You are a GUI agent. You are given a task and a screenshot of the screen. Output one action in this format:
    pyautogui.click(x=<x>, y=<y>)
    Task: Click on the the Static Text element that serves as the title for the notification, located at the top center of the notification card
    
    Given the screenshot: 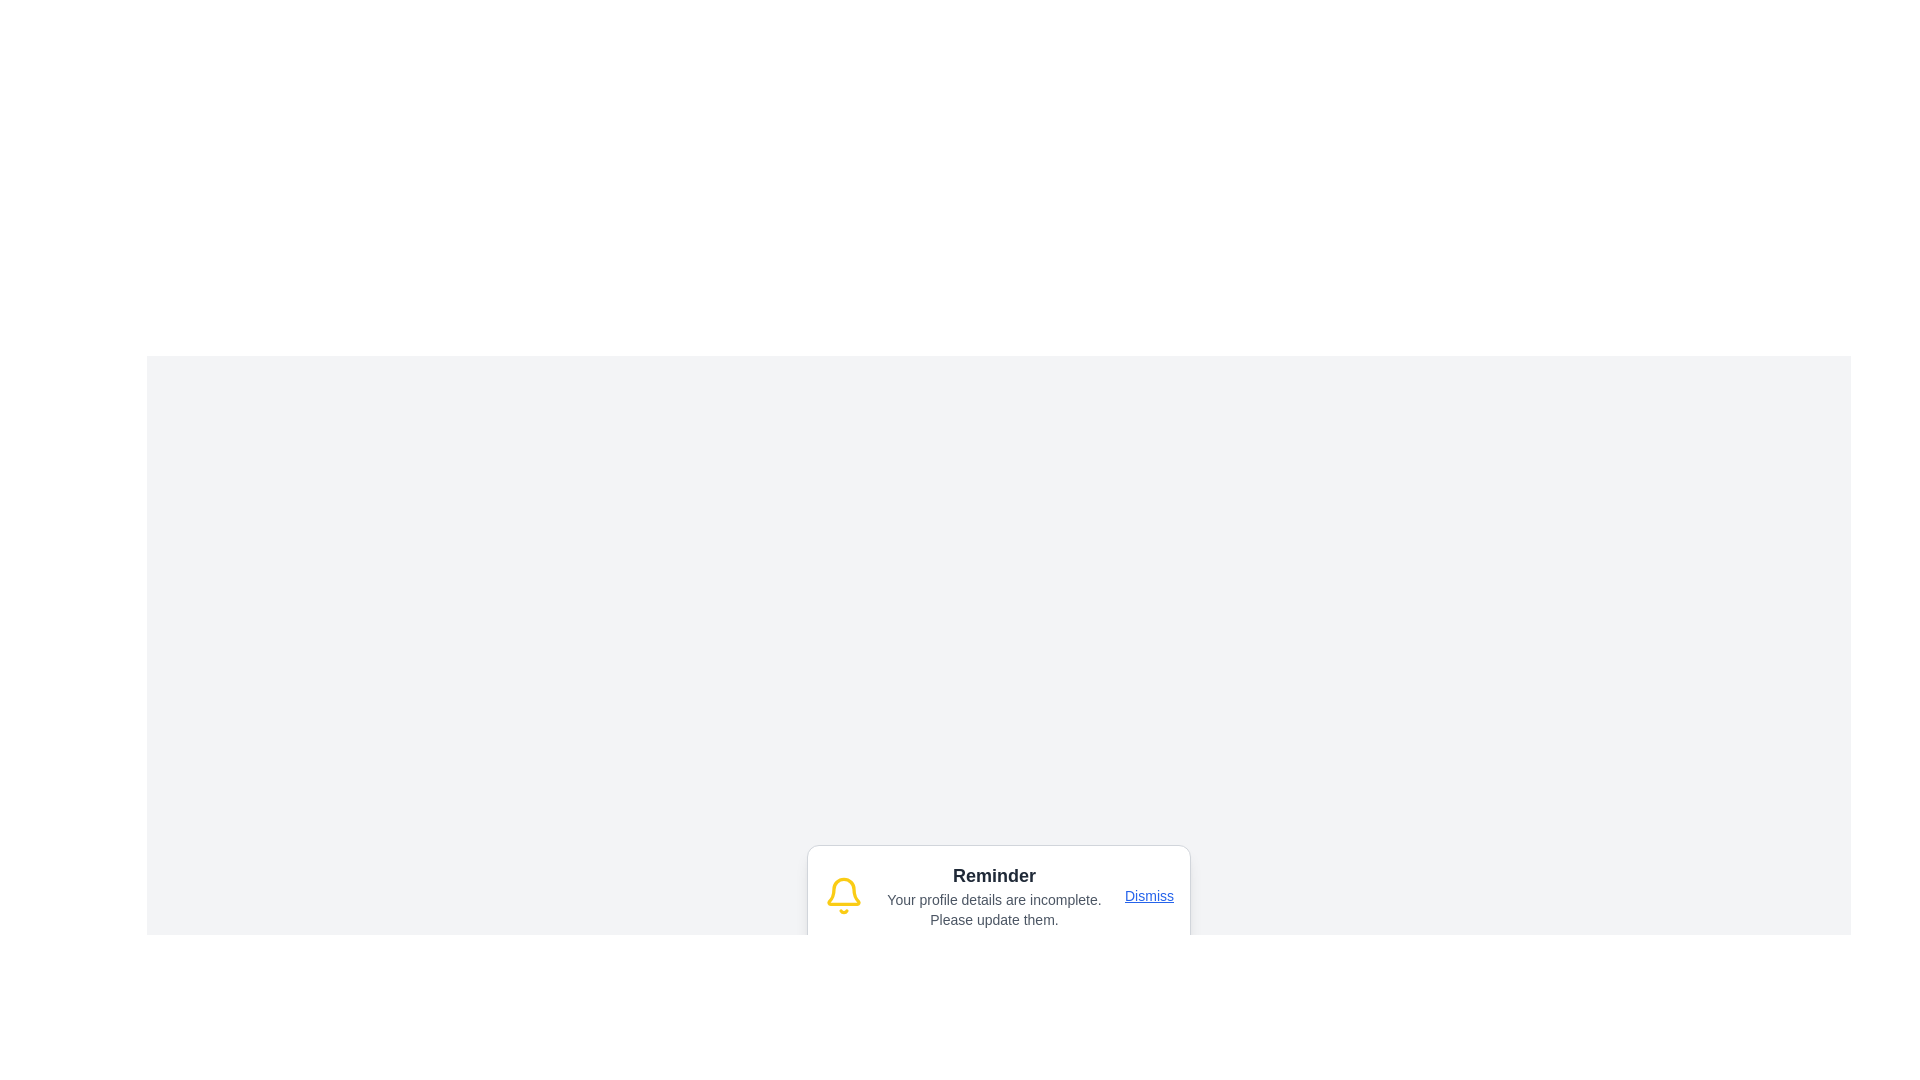 What is the action you would take?
    pyautogui.click(x=994, y=874)
    